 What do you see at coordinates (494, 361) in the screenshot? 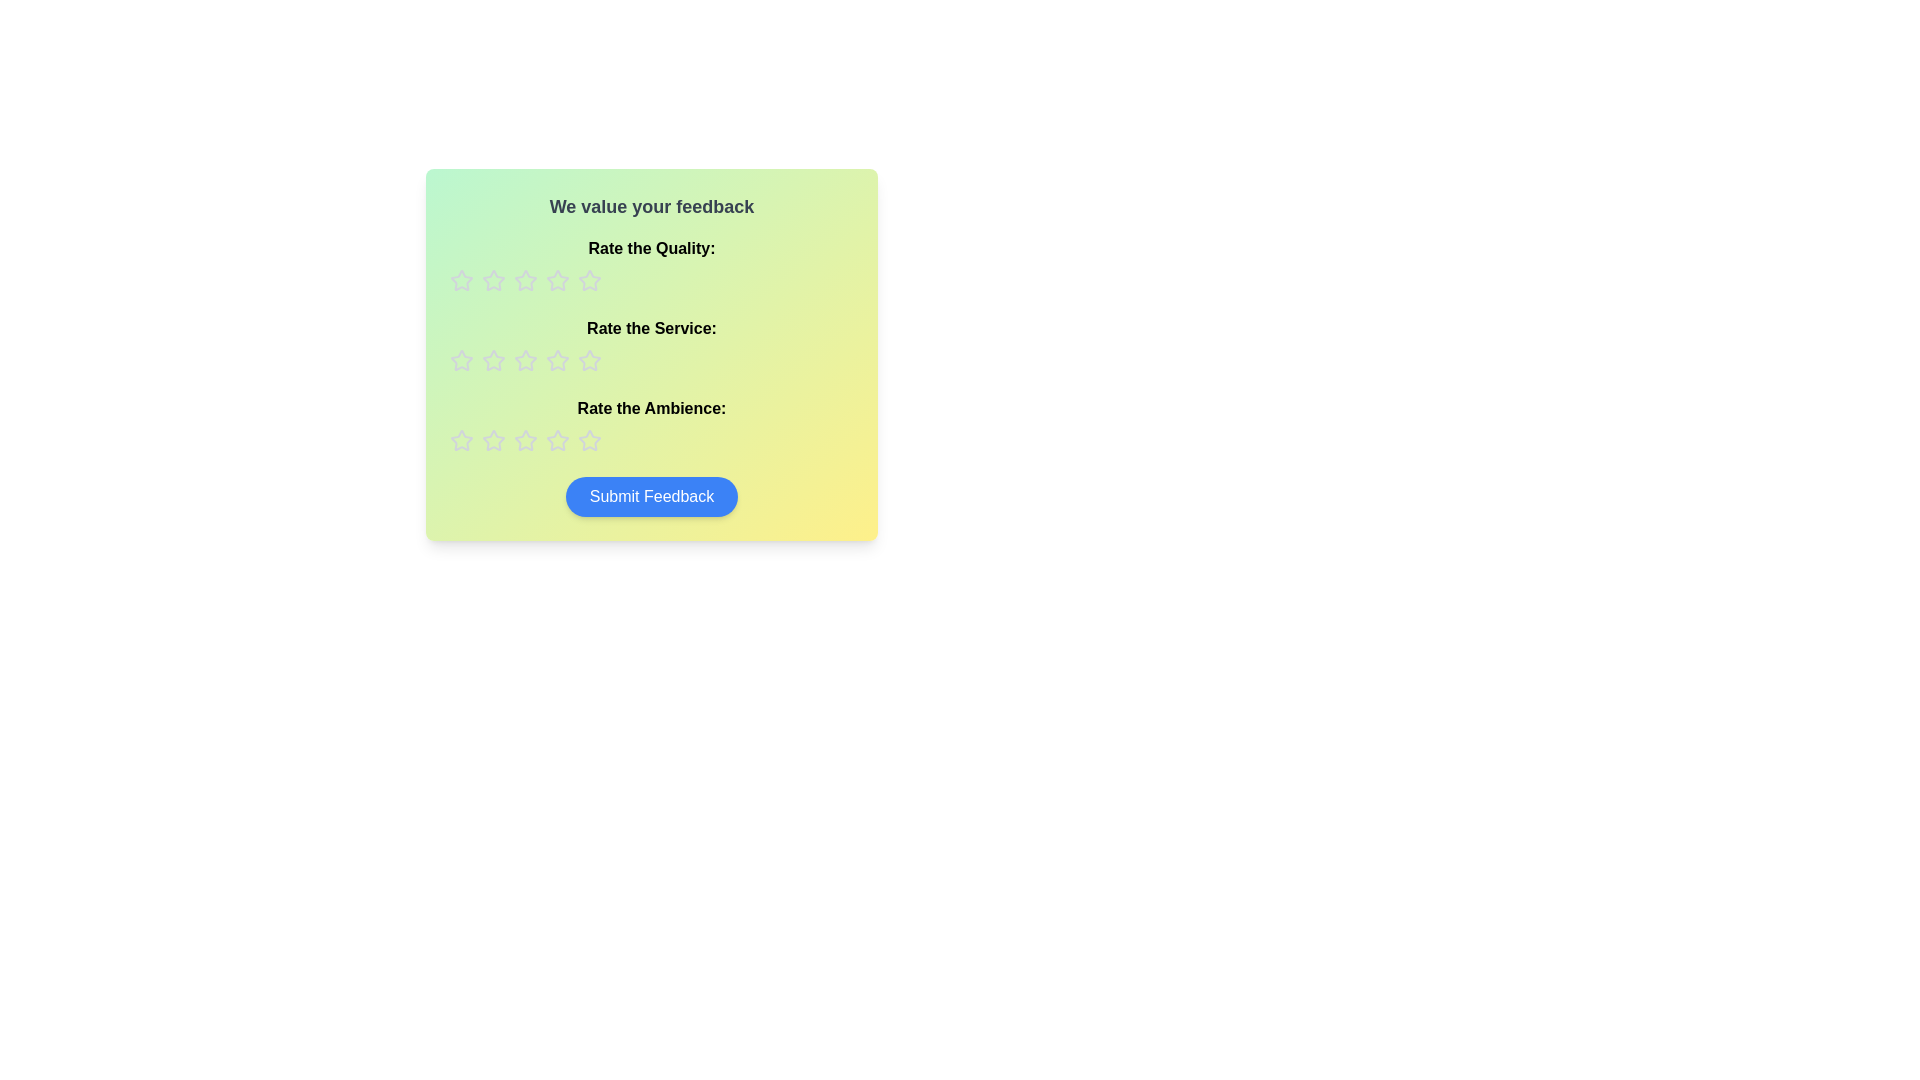
I see `the second star in the rating row labeled 'Rate the Service:'` at bounding box center [494, 361].